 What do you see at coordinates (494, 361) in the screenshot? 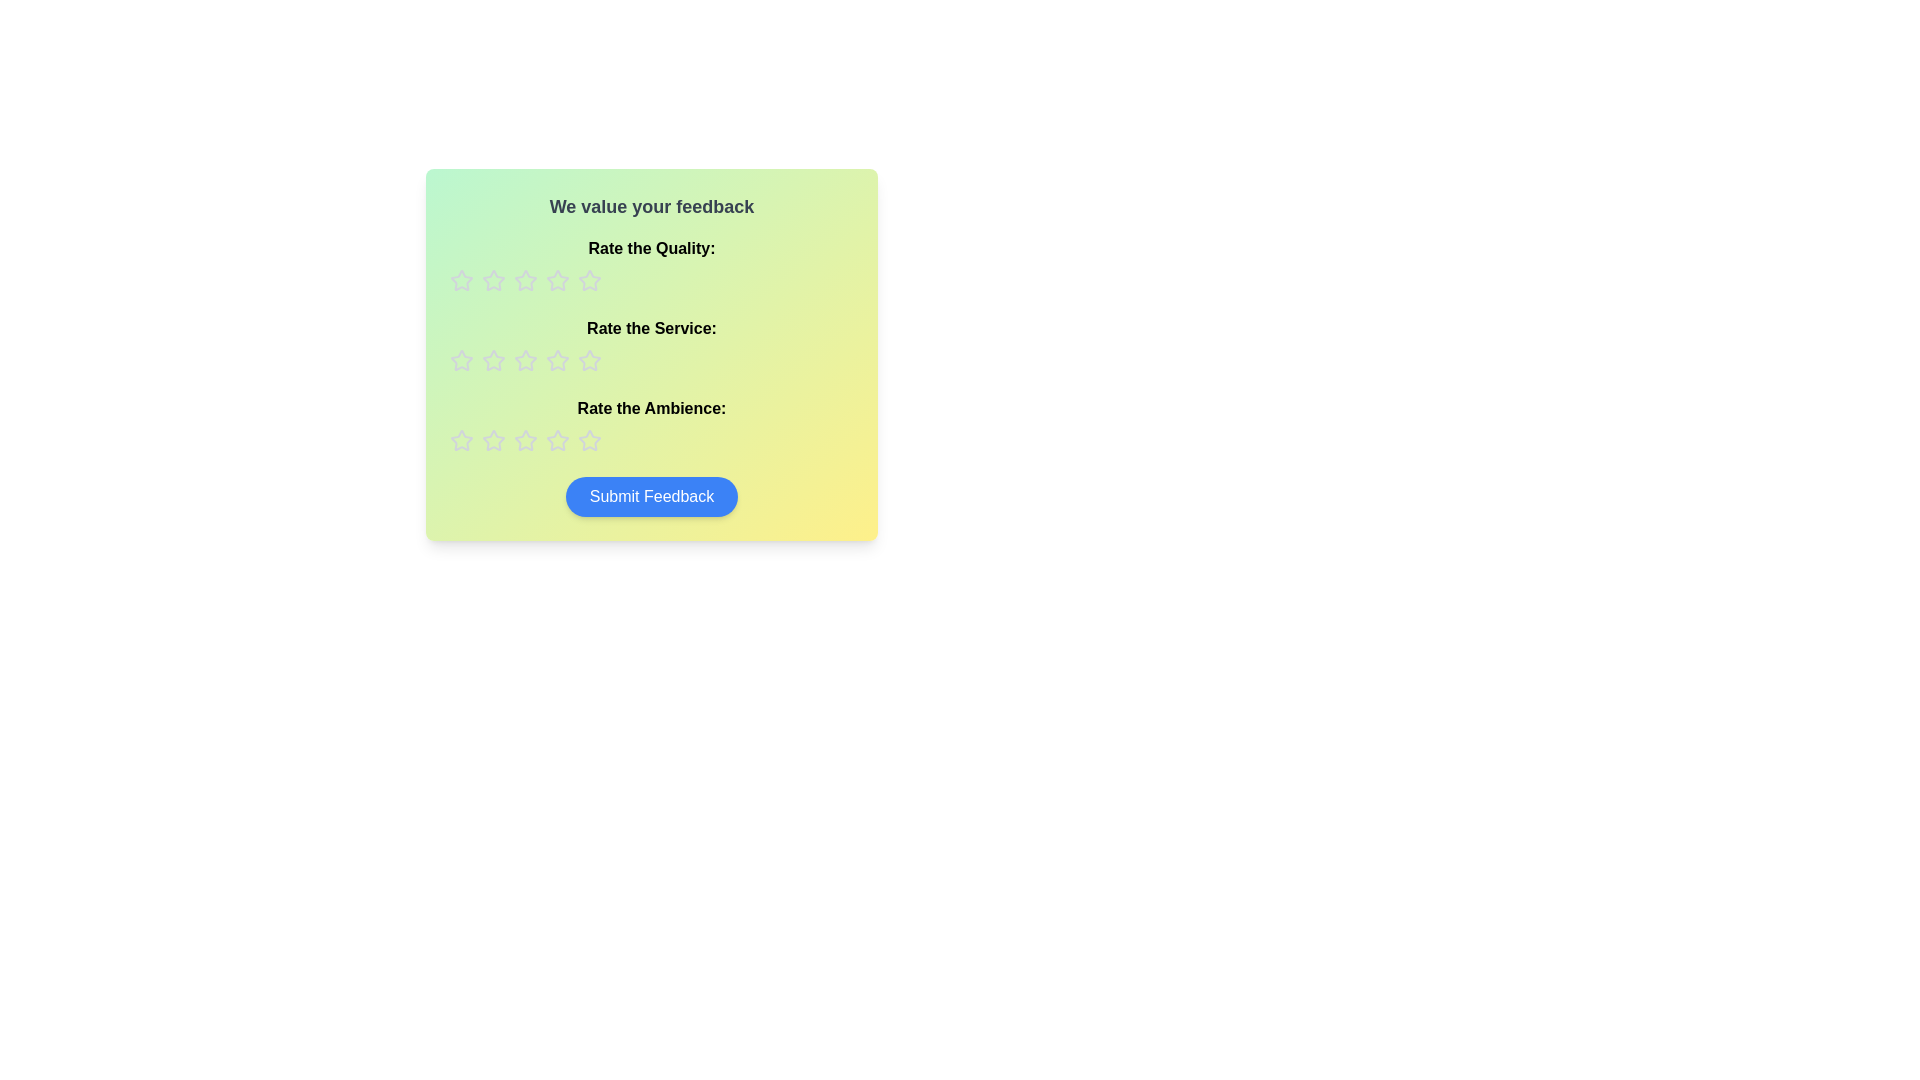
I see `the second star in the rating row labeled 'Rate the Service:'` at bounding box center [494, 361].